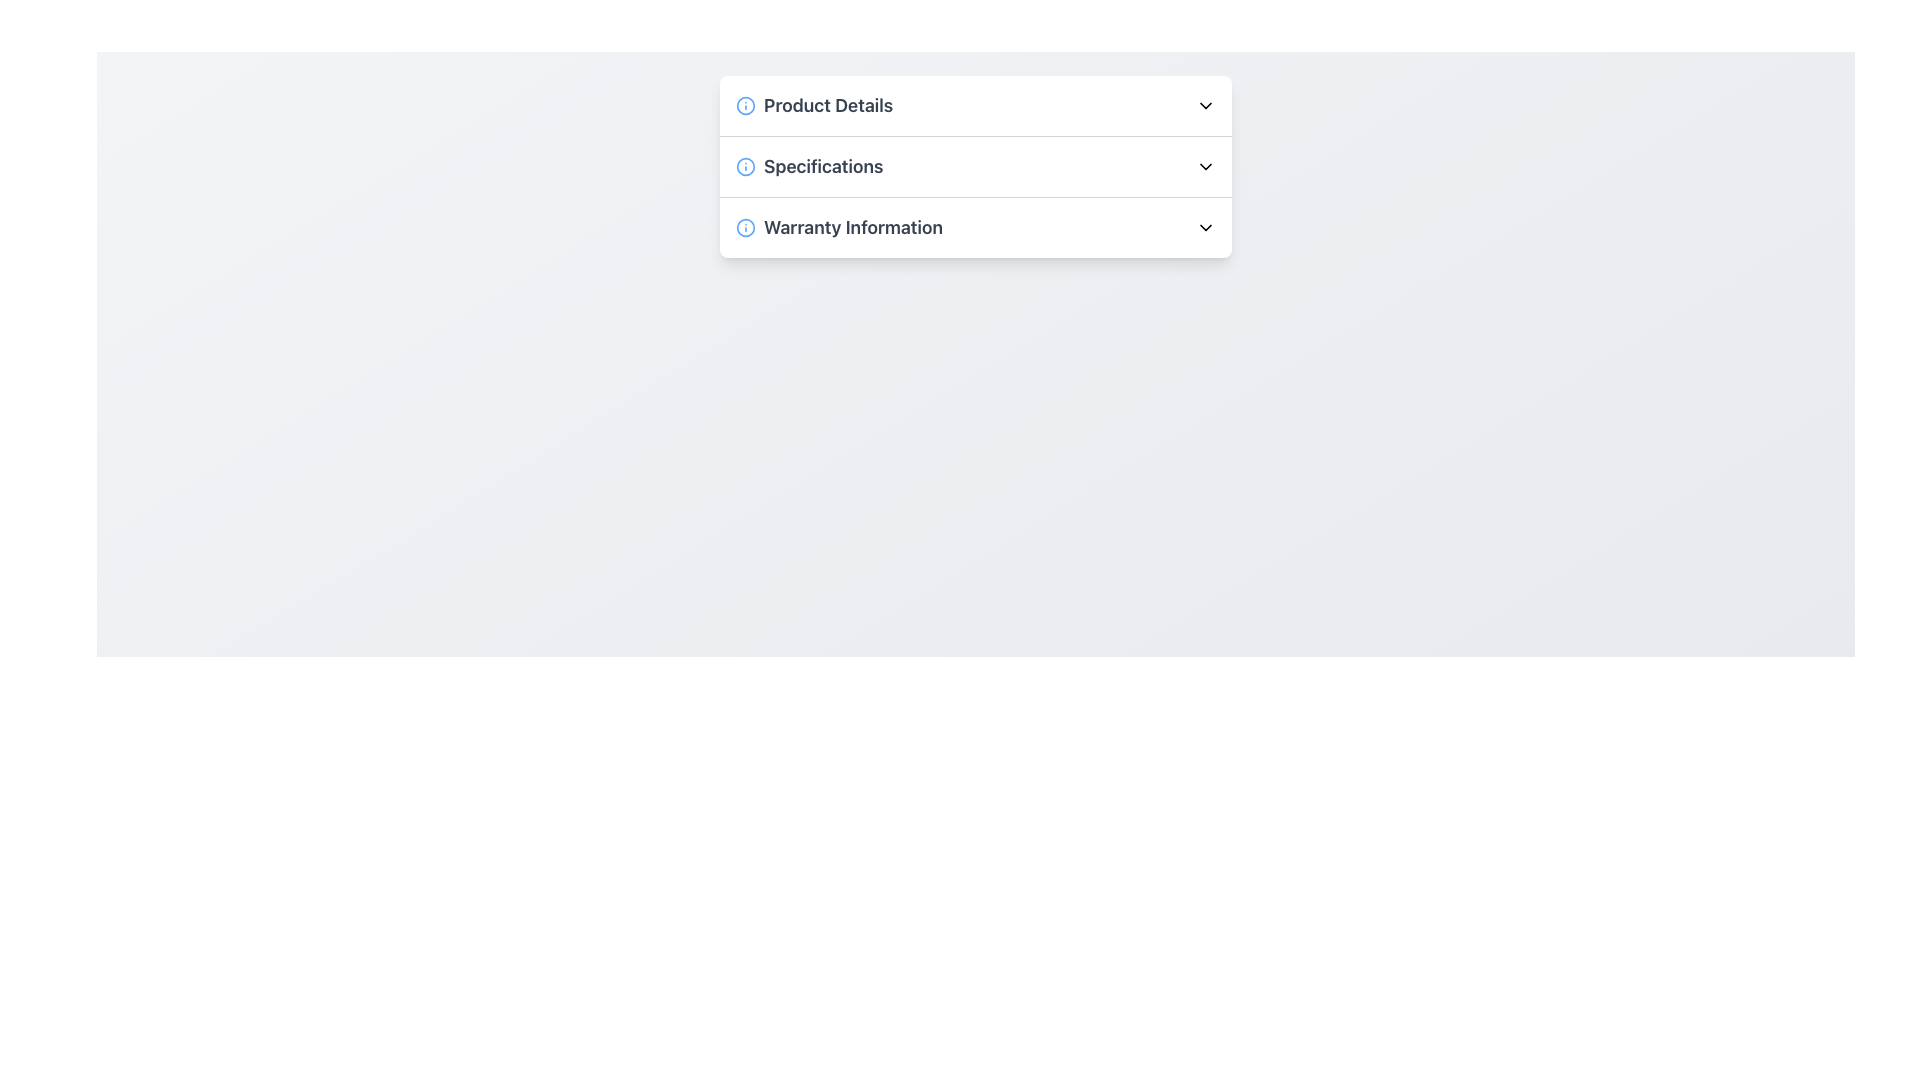 The height and width of the screenshot is (1080, 1920). What do you see at coordinates (809, 165) in the screenshot?
I see `the 'Specifications' text label with the informational icon to its left, which is part of a list of options or sections` at bounding box center [809, 165].